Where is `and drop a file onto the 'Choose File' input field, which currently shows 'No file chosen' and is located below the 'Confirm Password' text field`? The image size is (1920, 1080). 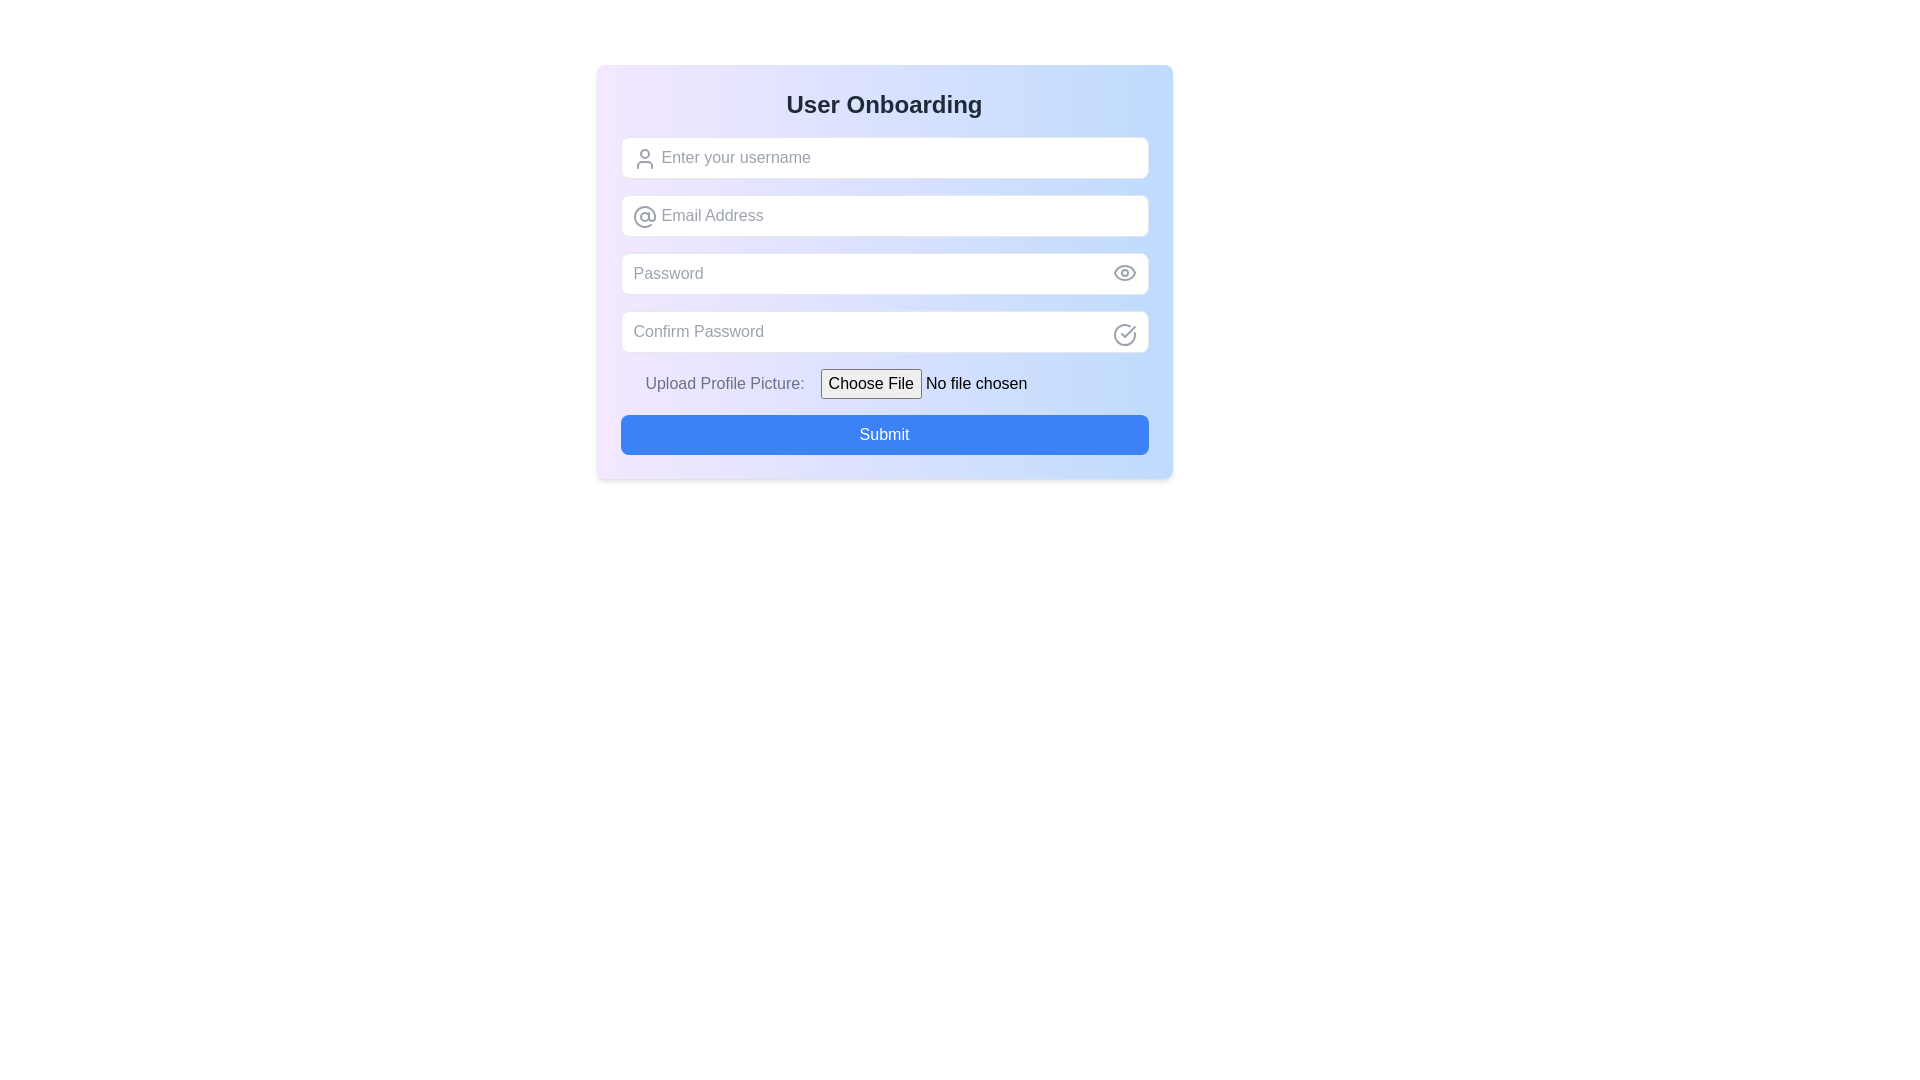 and drop a file onto the 'Choose File' input field, which currently shows 'No file chosen' and is located below the 'Confirm Password' text field is located at coordinates (972, 384).